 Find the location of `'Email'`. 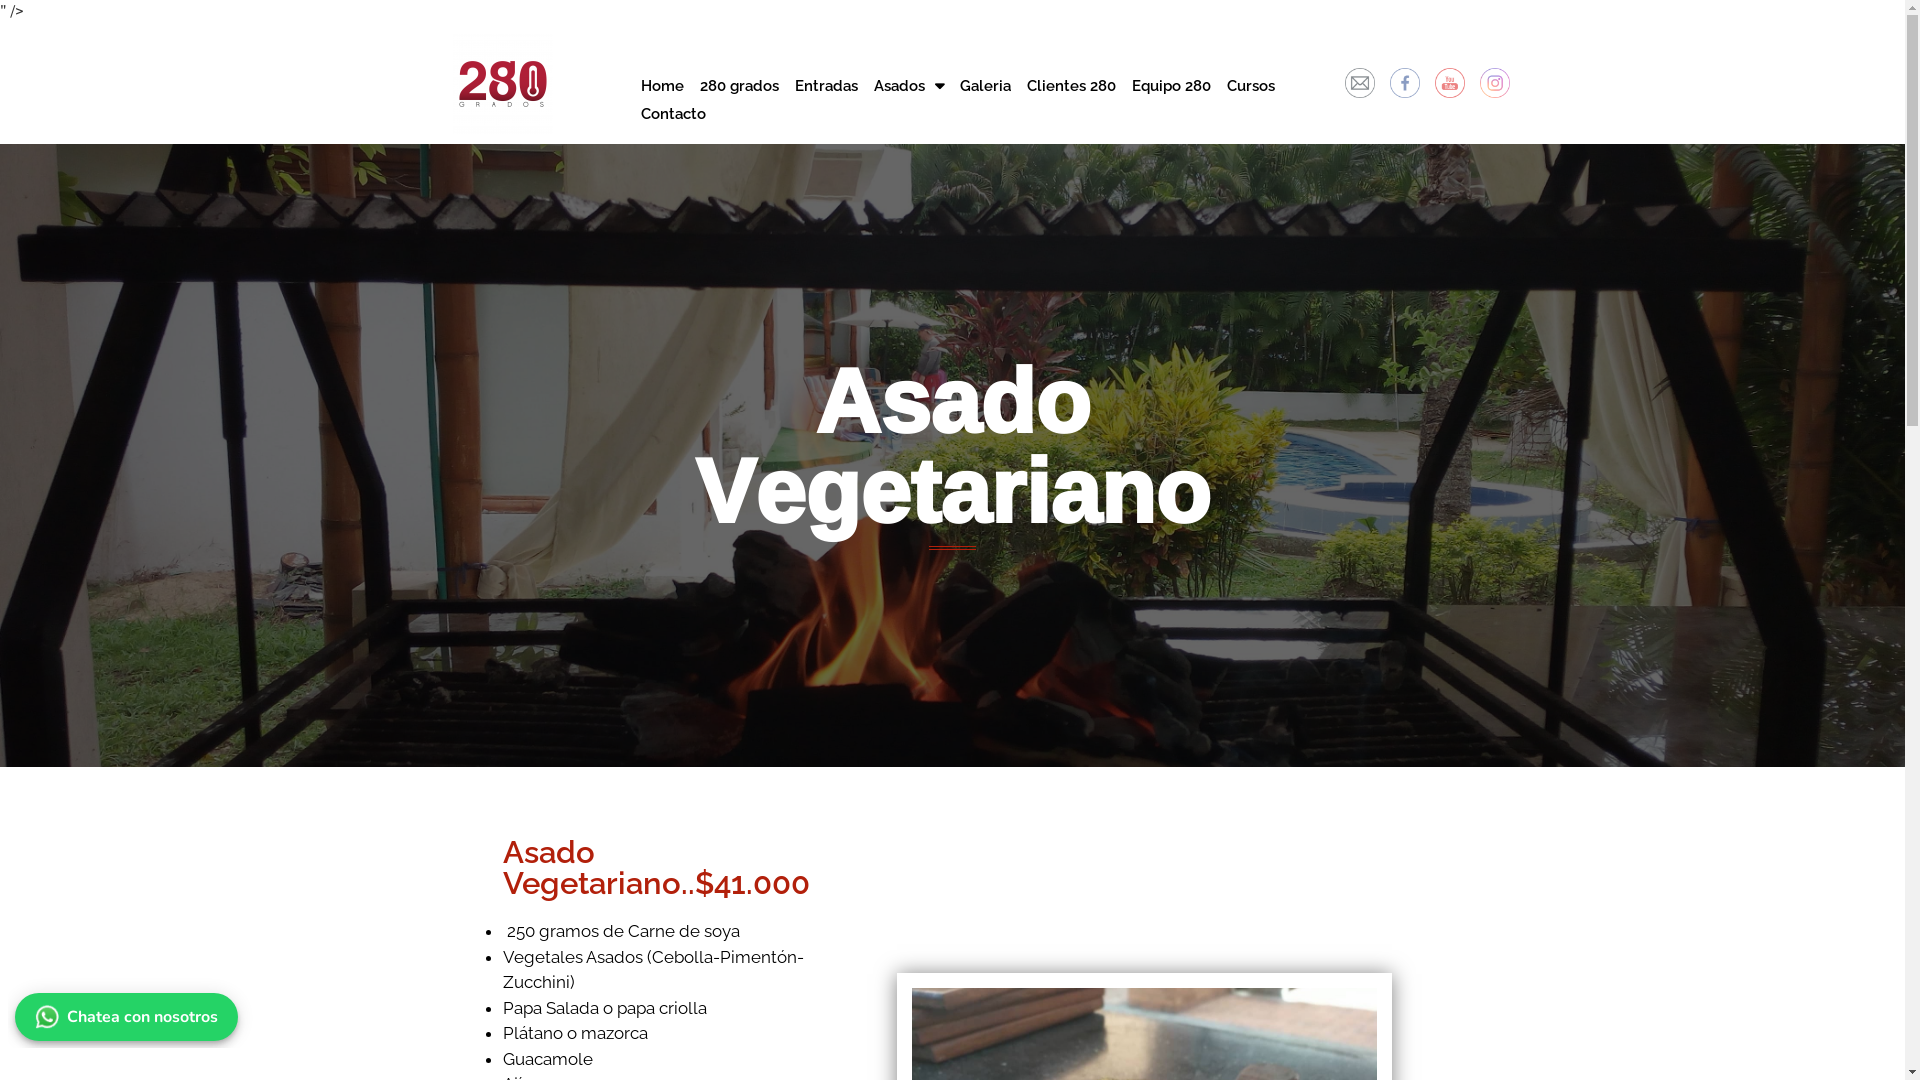

'Email' is located at coordinates (1359, 82).